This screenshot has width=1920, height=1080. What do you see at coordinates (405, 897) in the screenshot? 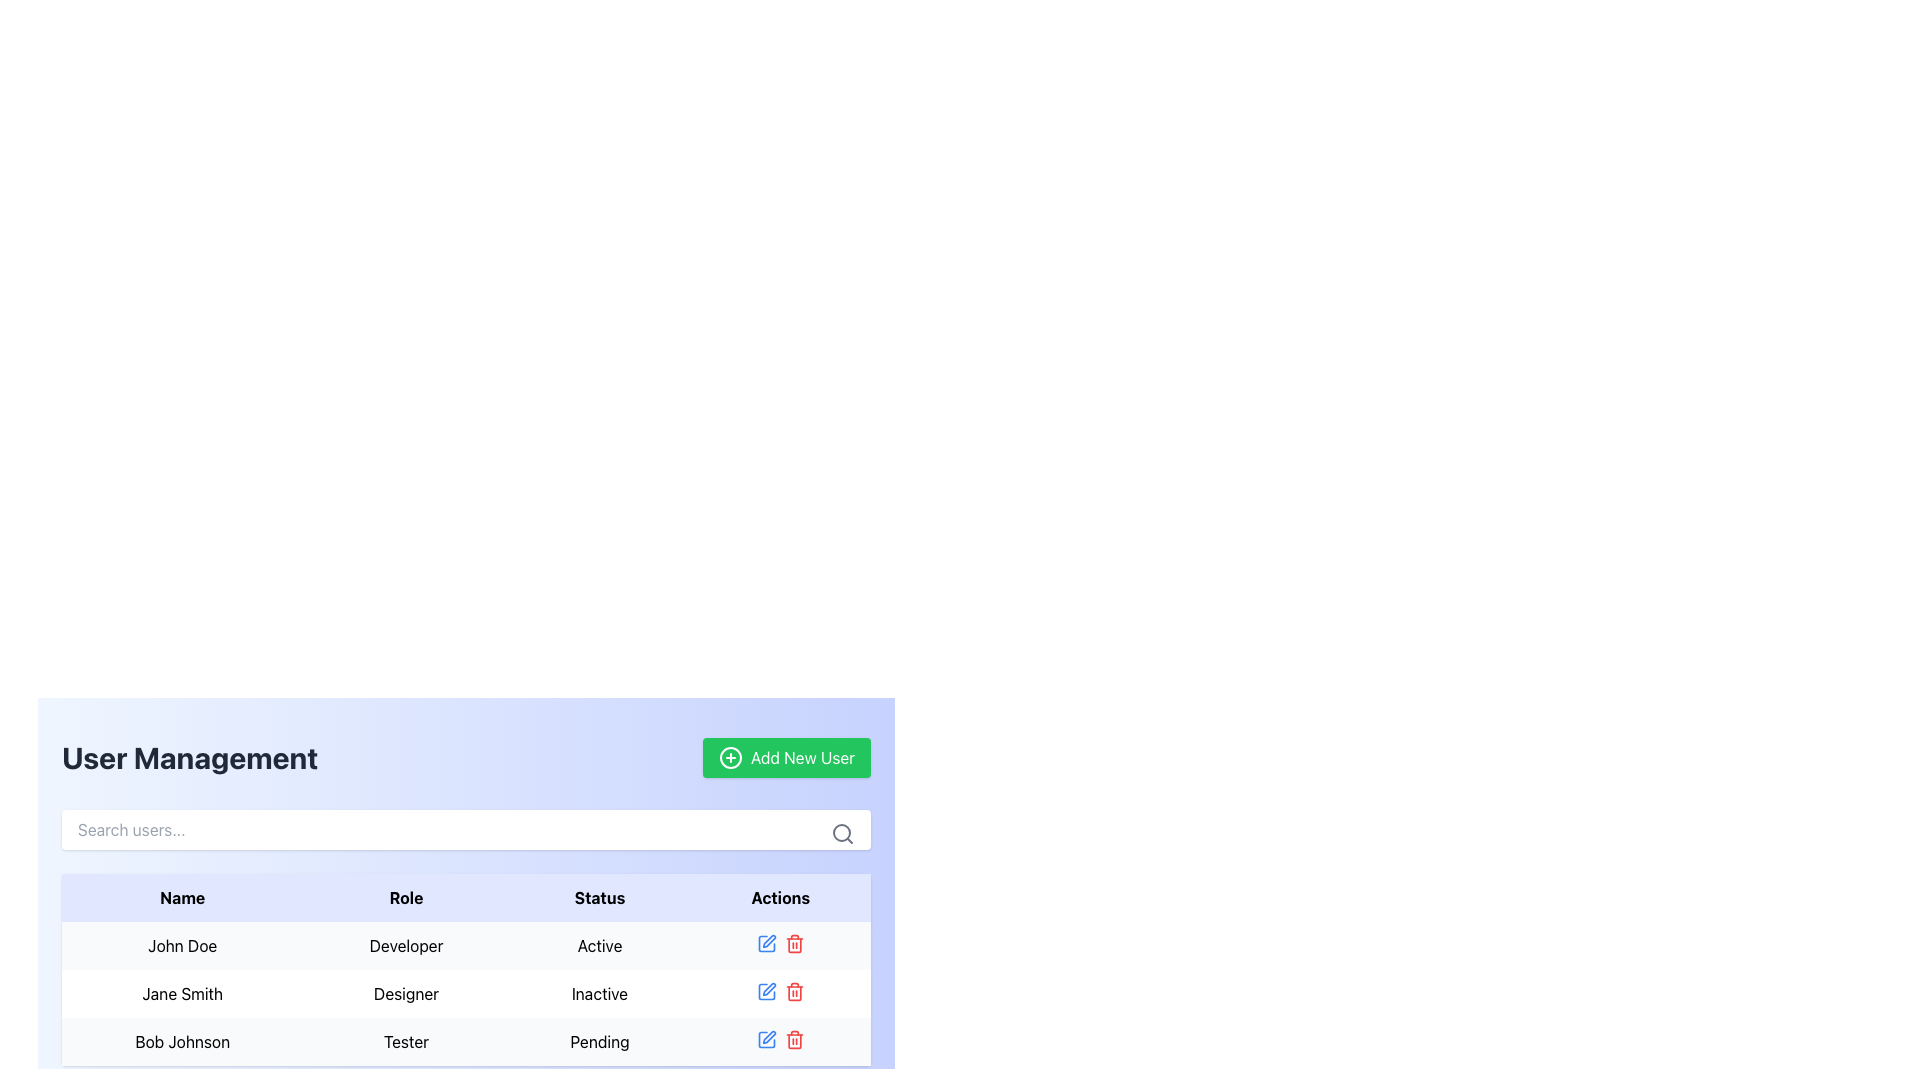
I see `the column header label indicating roles associated with entities in the table, located between 'Name' and 'Status'` at bounding box center [405, 897].